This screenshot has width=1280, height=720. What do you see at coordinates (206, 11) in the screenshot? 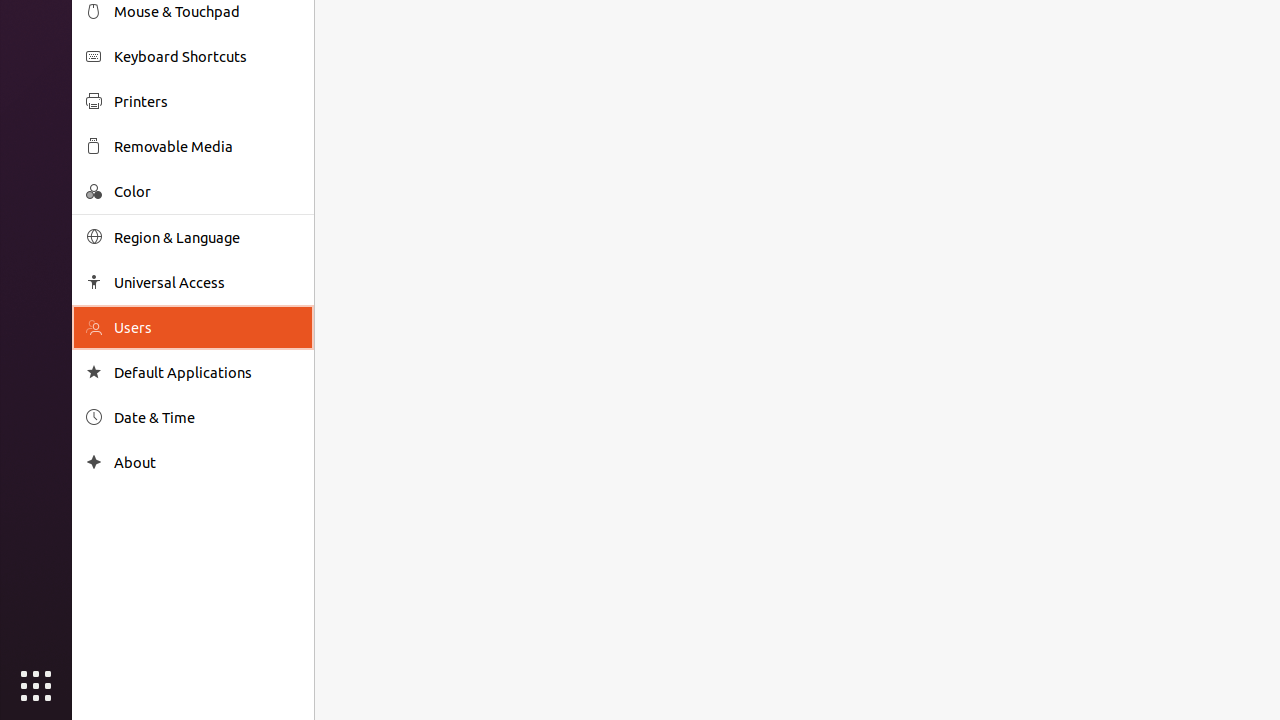
I see `'Mouse & Touchpad'` at bounding box center [206, 11].